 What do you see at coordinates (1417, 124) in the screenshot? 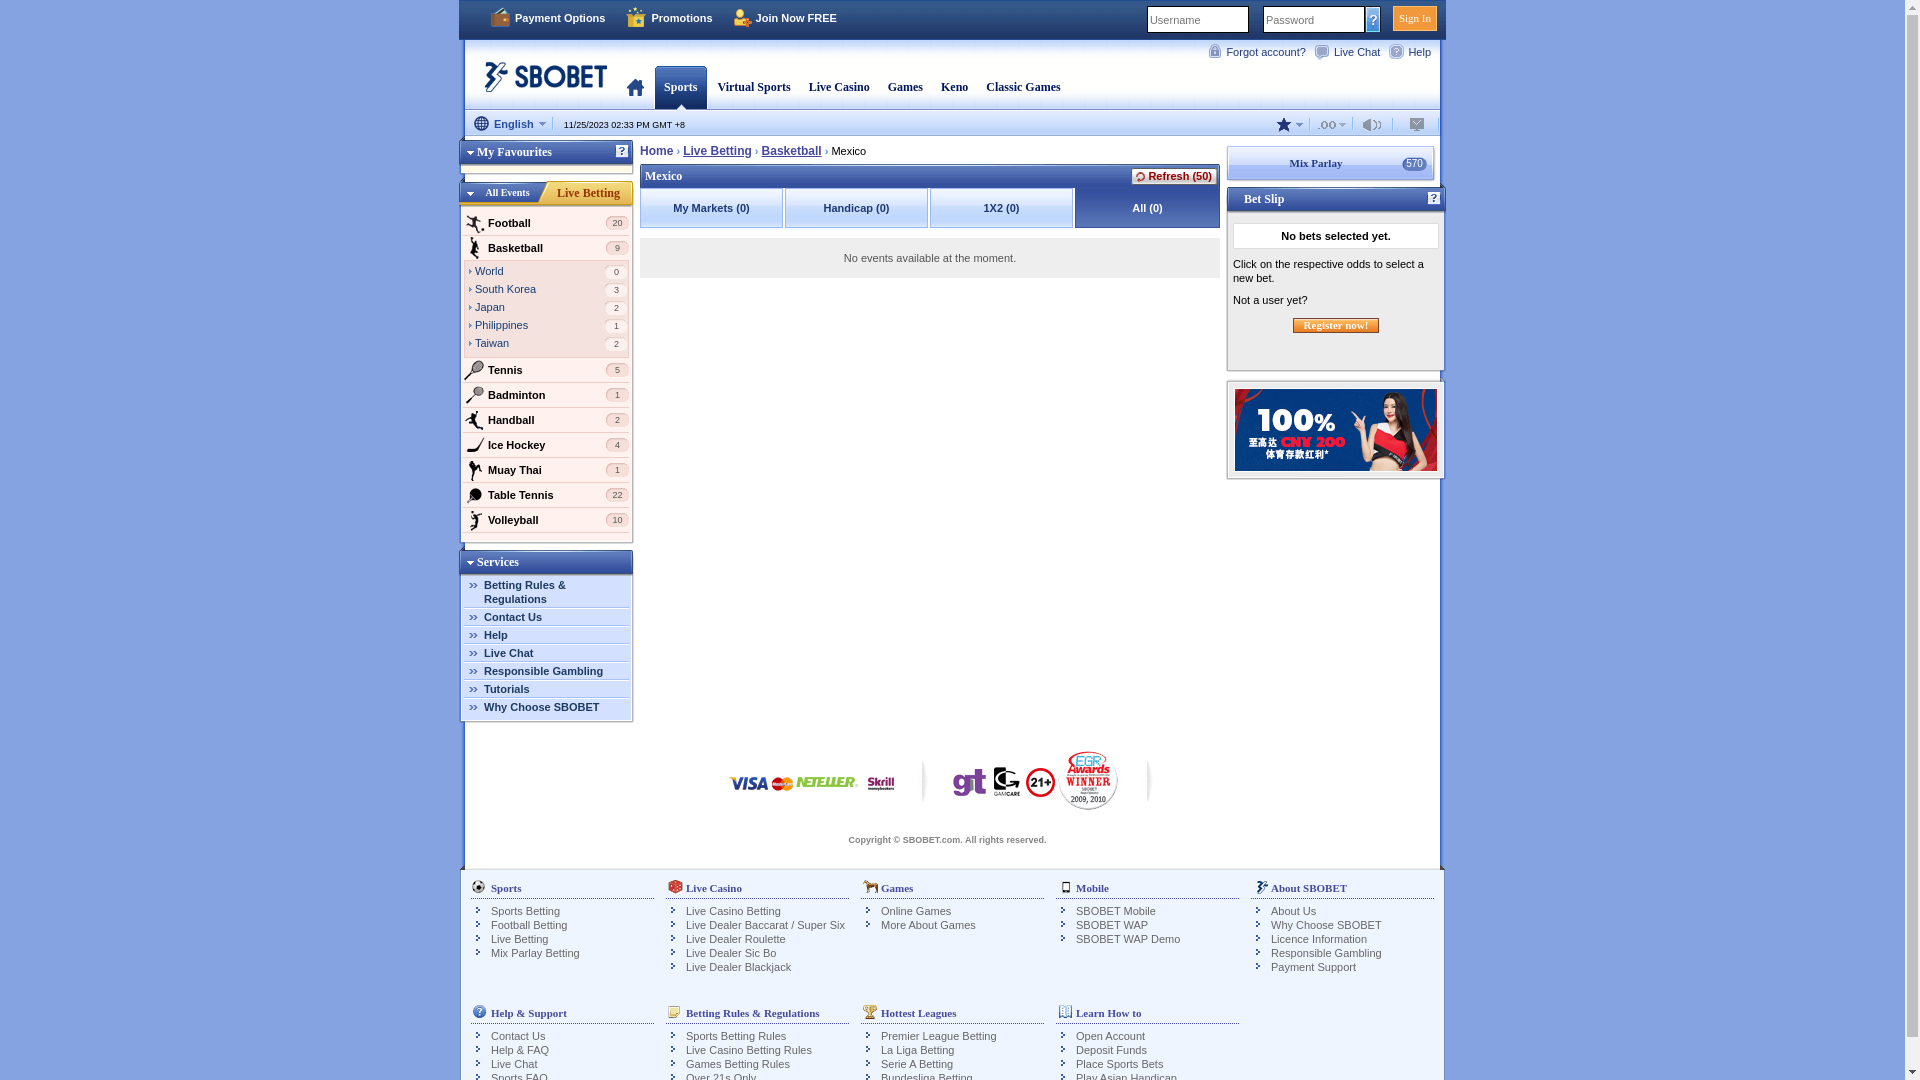
I see `'Unavailable option'` at bounding box center [1417, 124].